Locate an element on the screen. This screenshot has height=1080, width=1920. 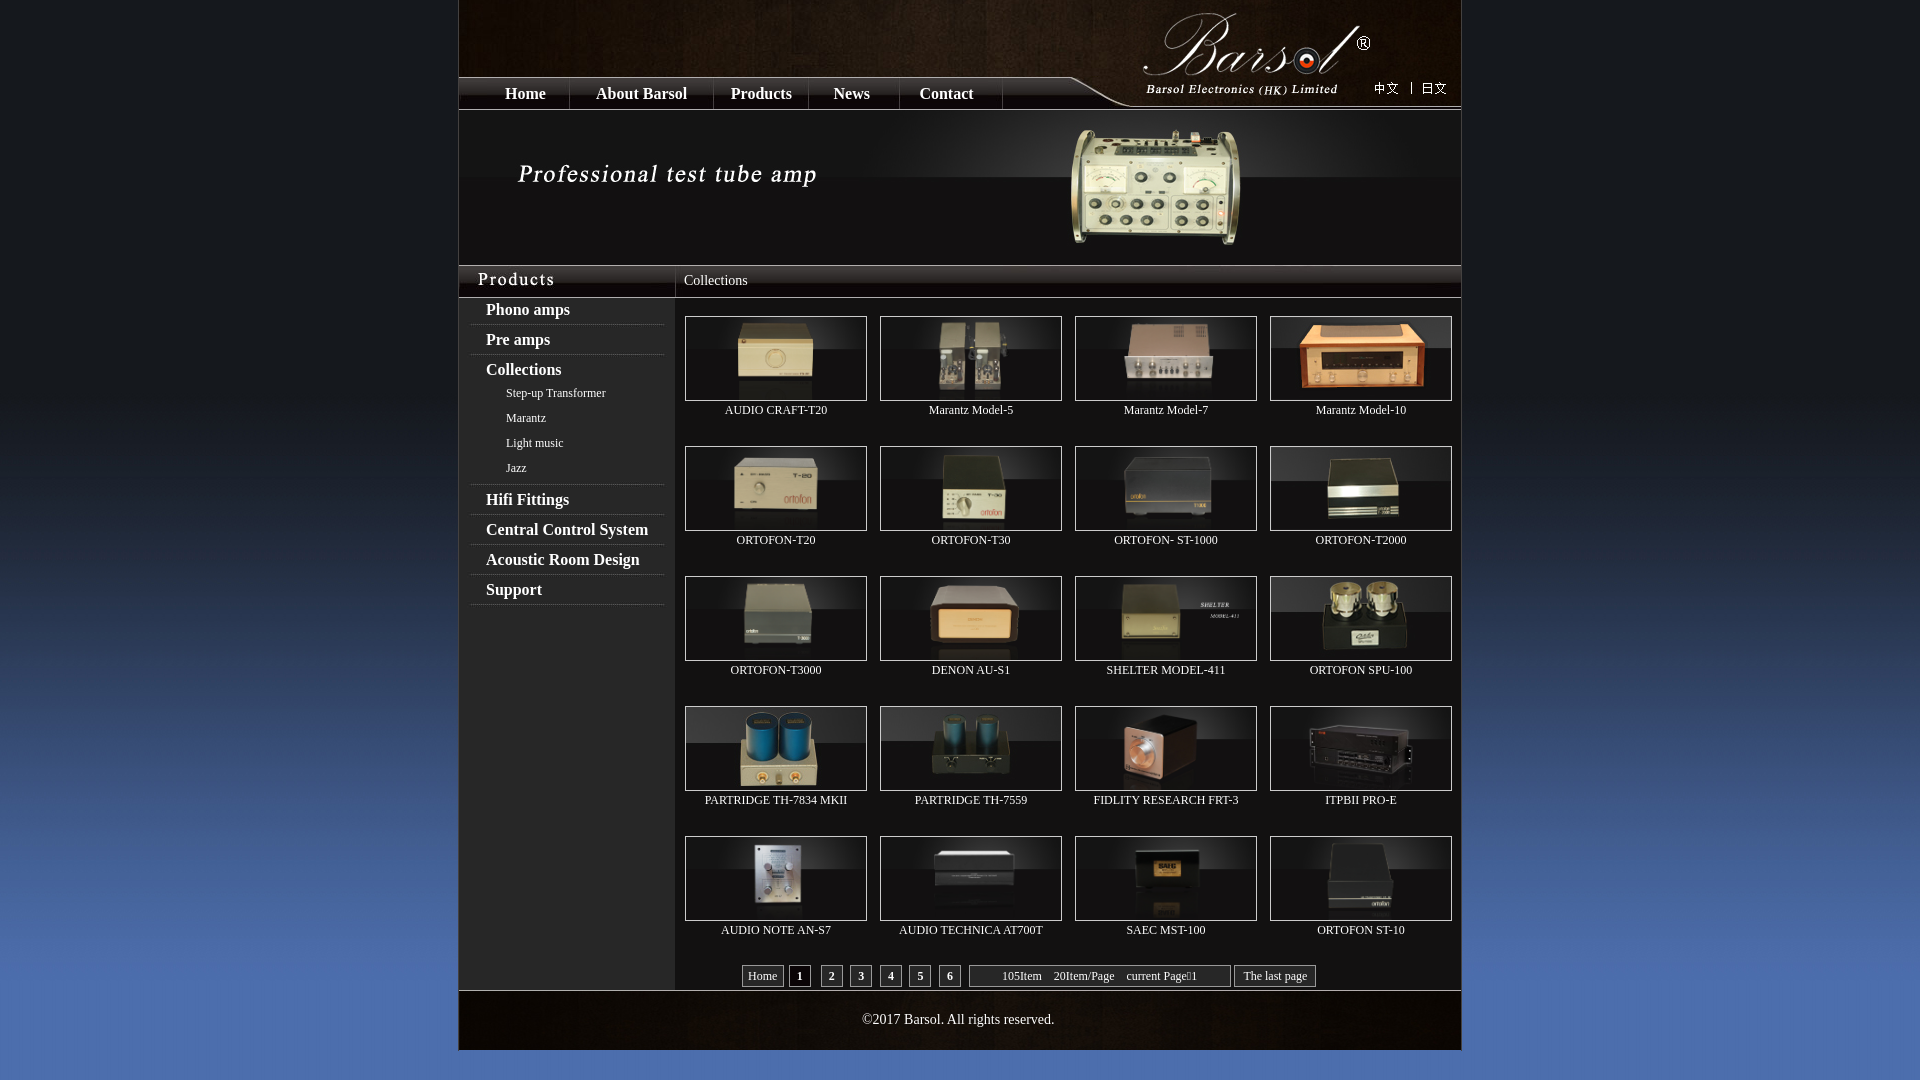
'About Barsol' is located at coordinates (641, 92).